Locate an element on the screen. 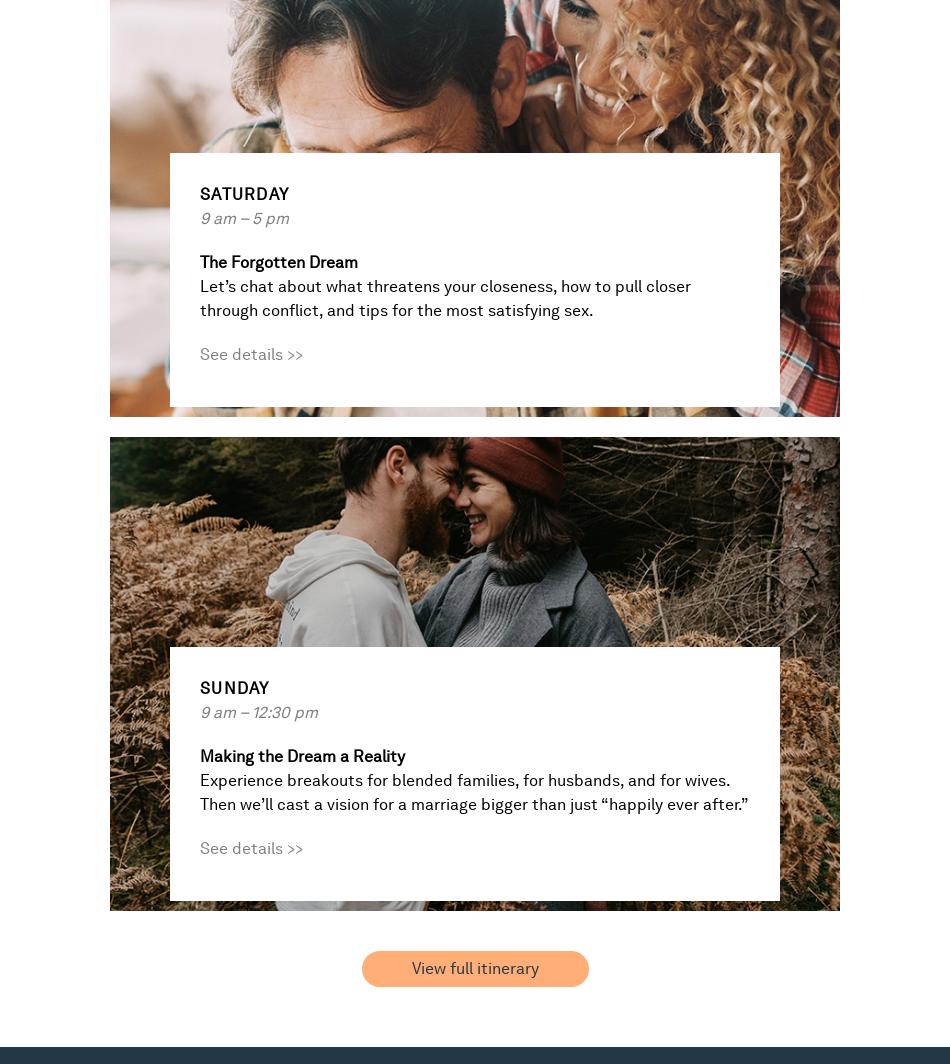 This screenshot has width=950, height=1064. 'Experience breakouts for blended families, for husbands, and for wives. Then we’ll cast a vision for a marriage bigger than just “happily ever after.”' is located at coordinates (473, 792).